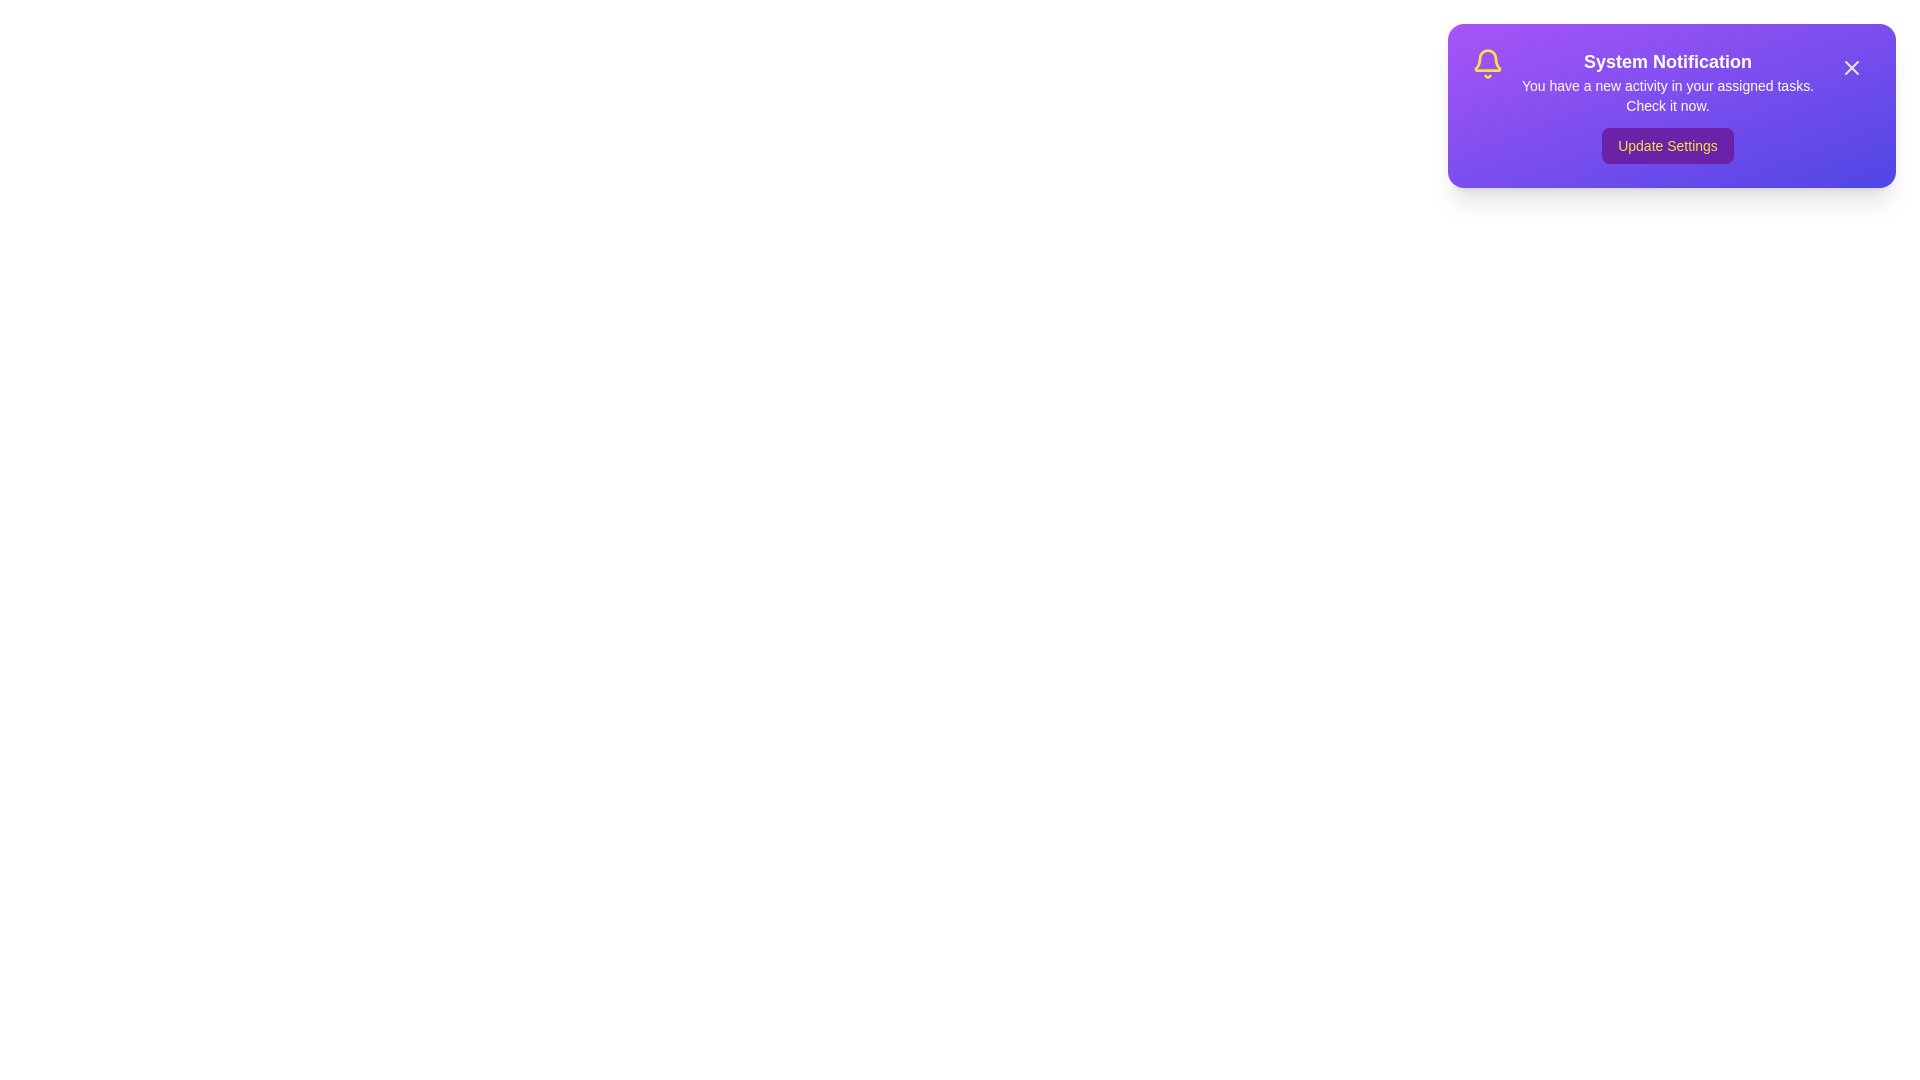 This screenshot has width=1920, height=1080. What do you see at coordinates (1488, 63) in the screenshot?
I see `the notification icon to interact with it` at bounding box center [1488, 63].